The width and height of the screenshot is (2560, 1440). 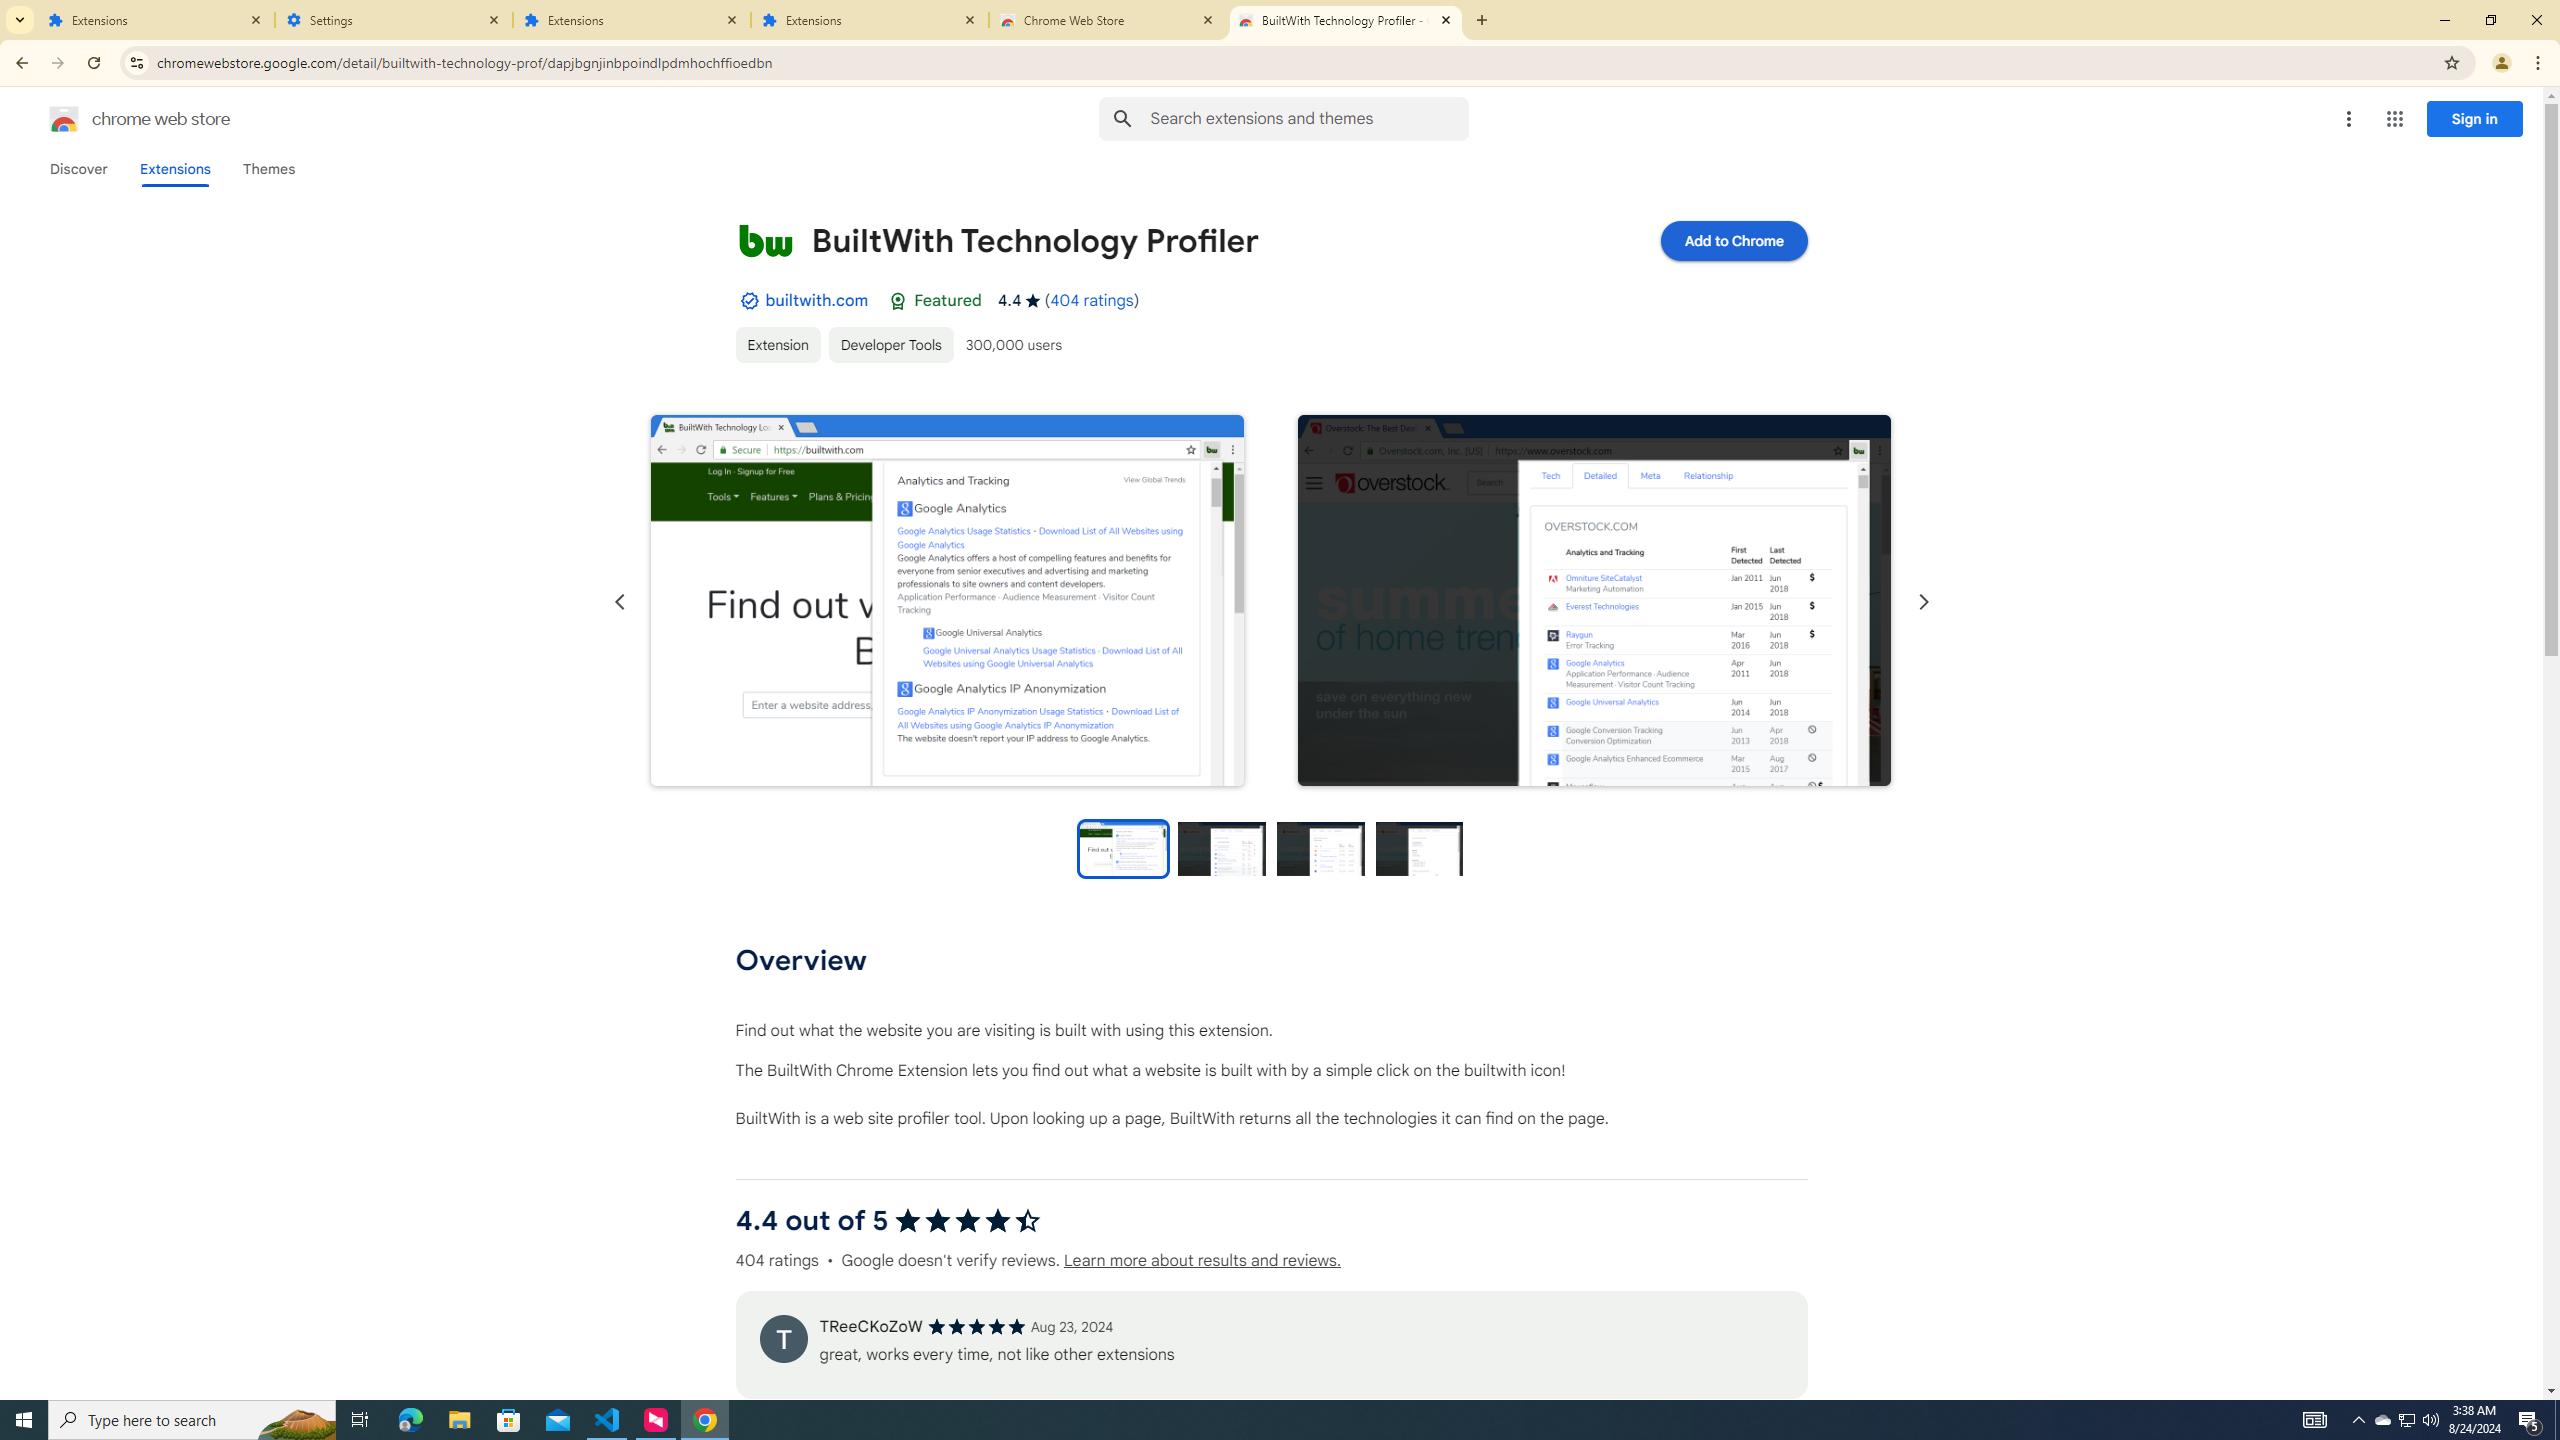 What do you see at coordinates (815, 299) in the screenshot?
I see `'builtwith.com'` at bounding box center [815, 299].